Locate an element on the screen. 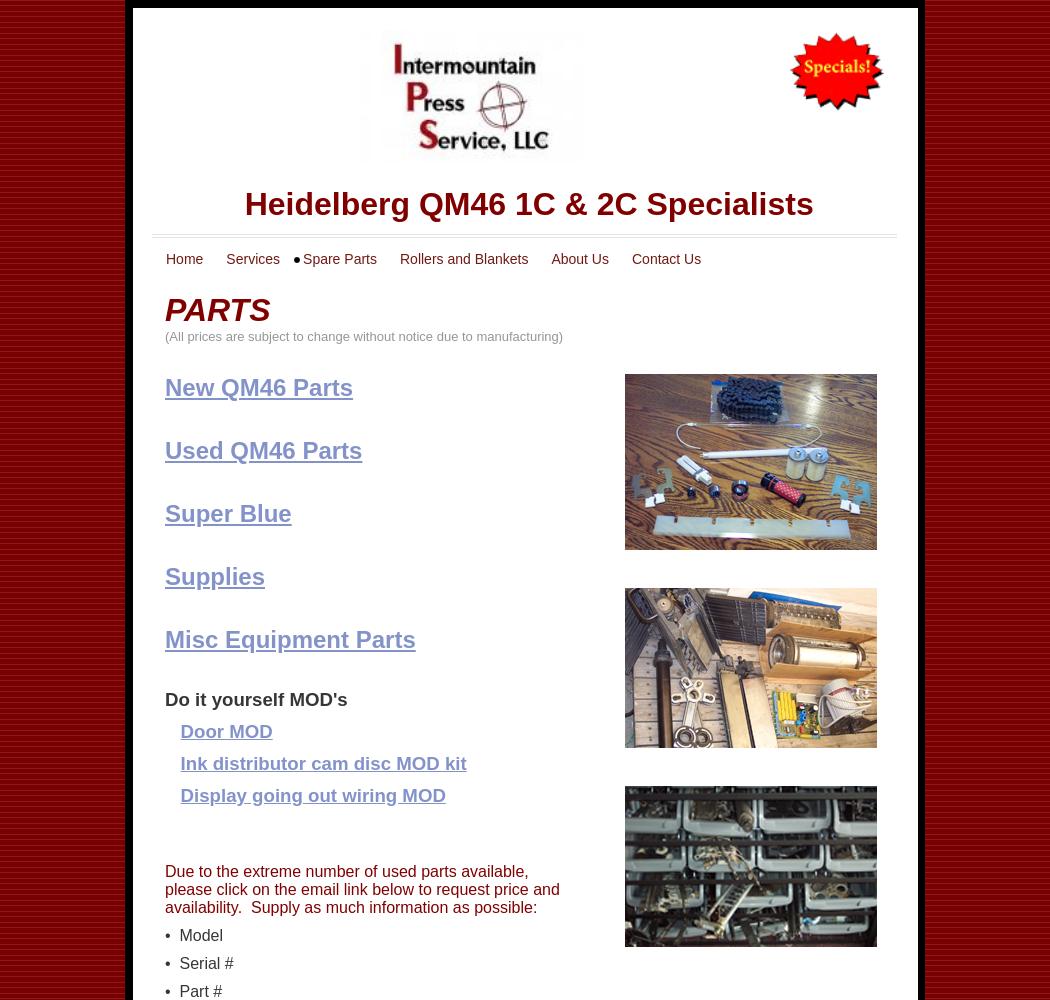 This screenshot has height=1000, width=1050. 'Home' is located at coordinates (166, 259).